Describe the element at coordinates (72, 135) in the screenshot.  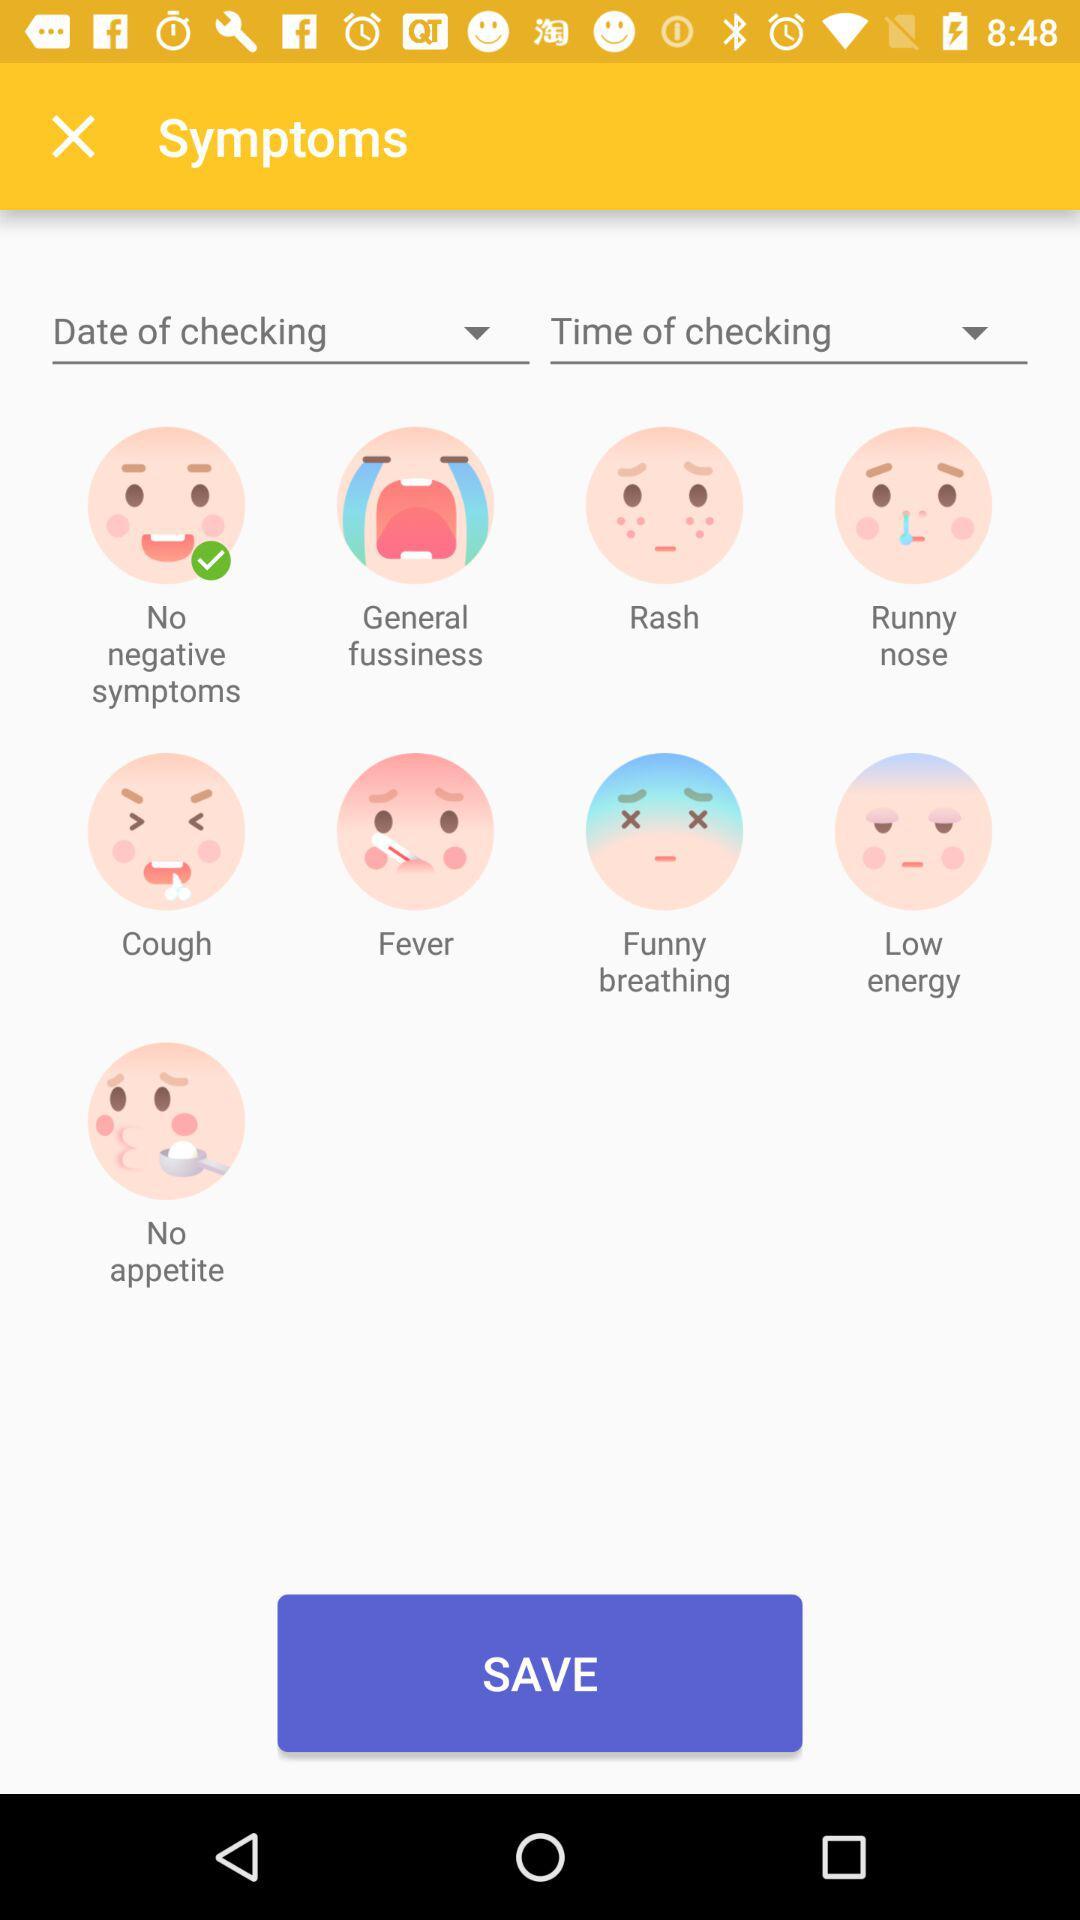
I see `the item next to the symptoms item` at that location.